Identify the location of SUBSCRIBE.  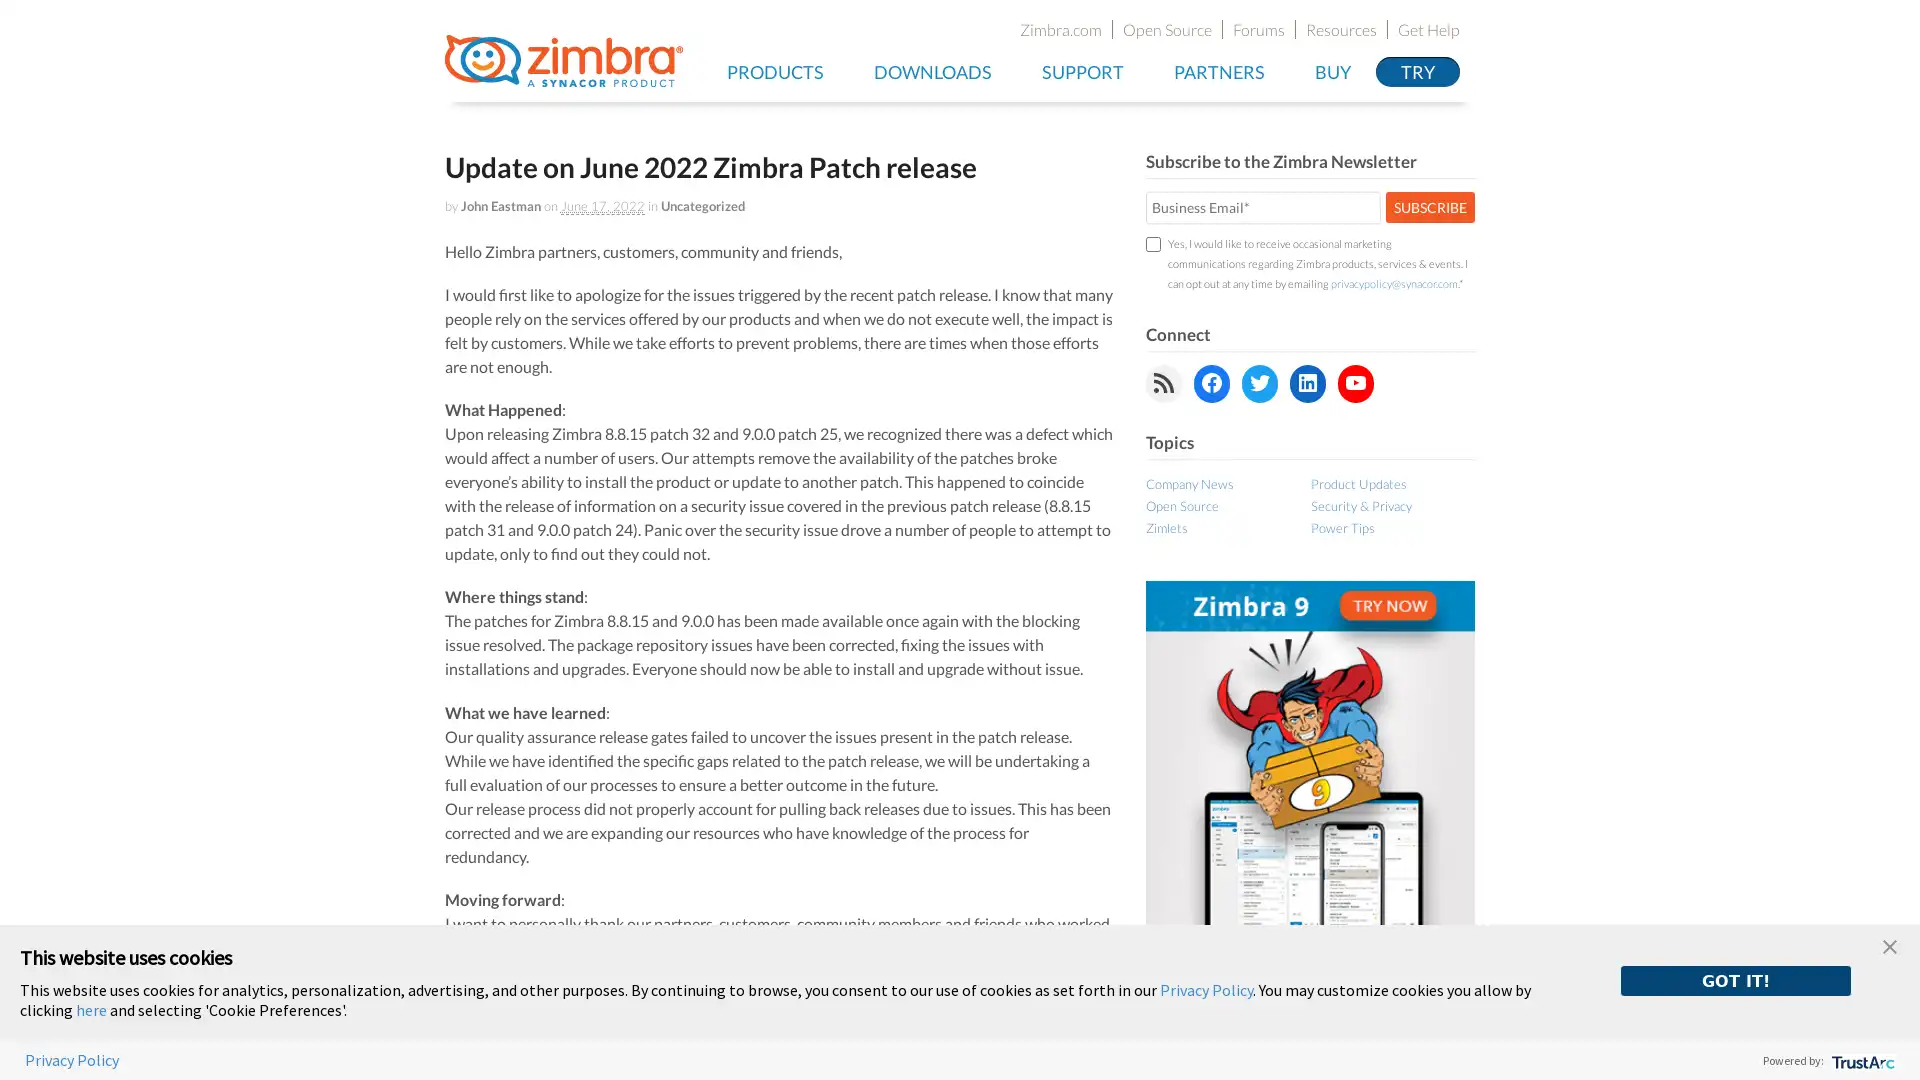
(1434, 207).